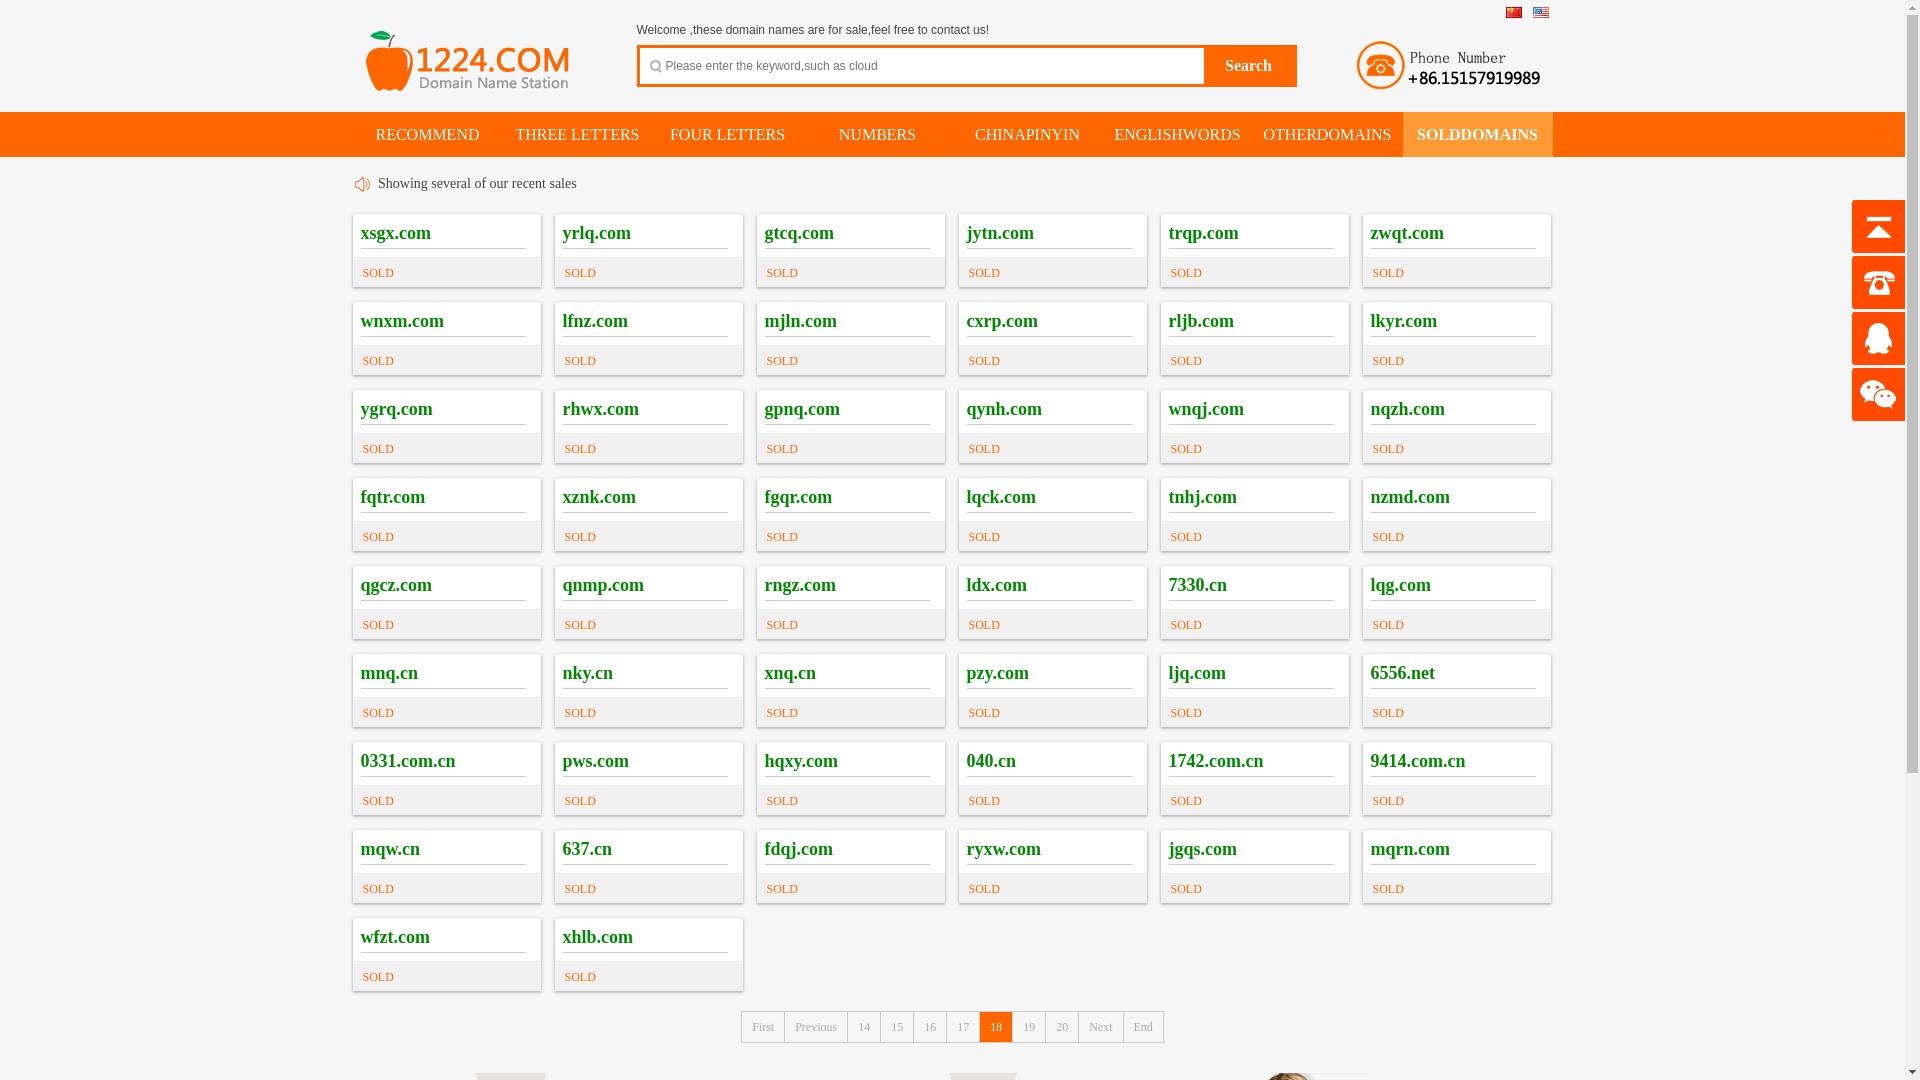  Describe the element at coordinates (593, 319) in the screenshot. I see `'lfnz.com'` at that location.